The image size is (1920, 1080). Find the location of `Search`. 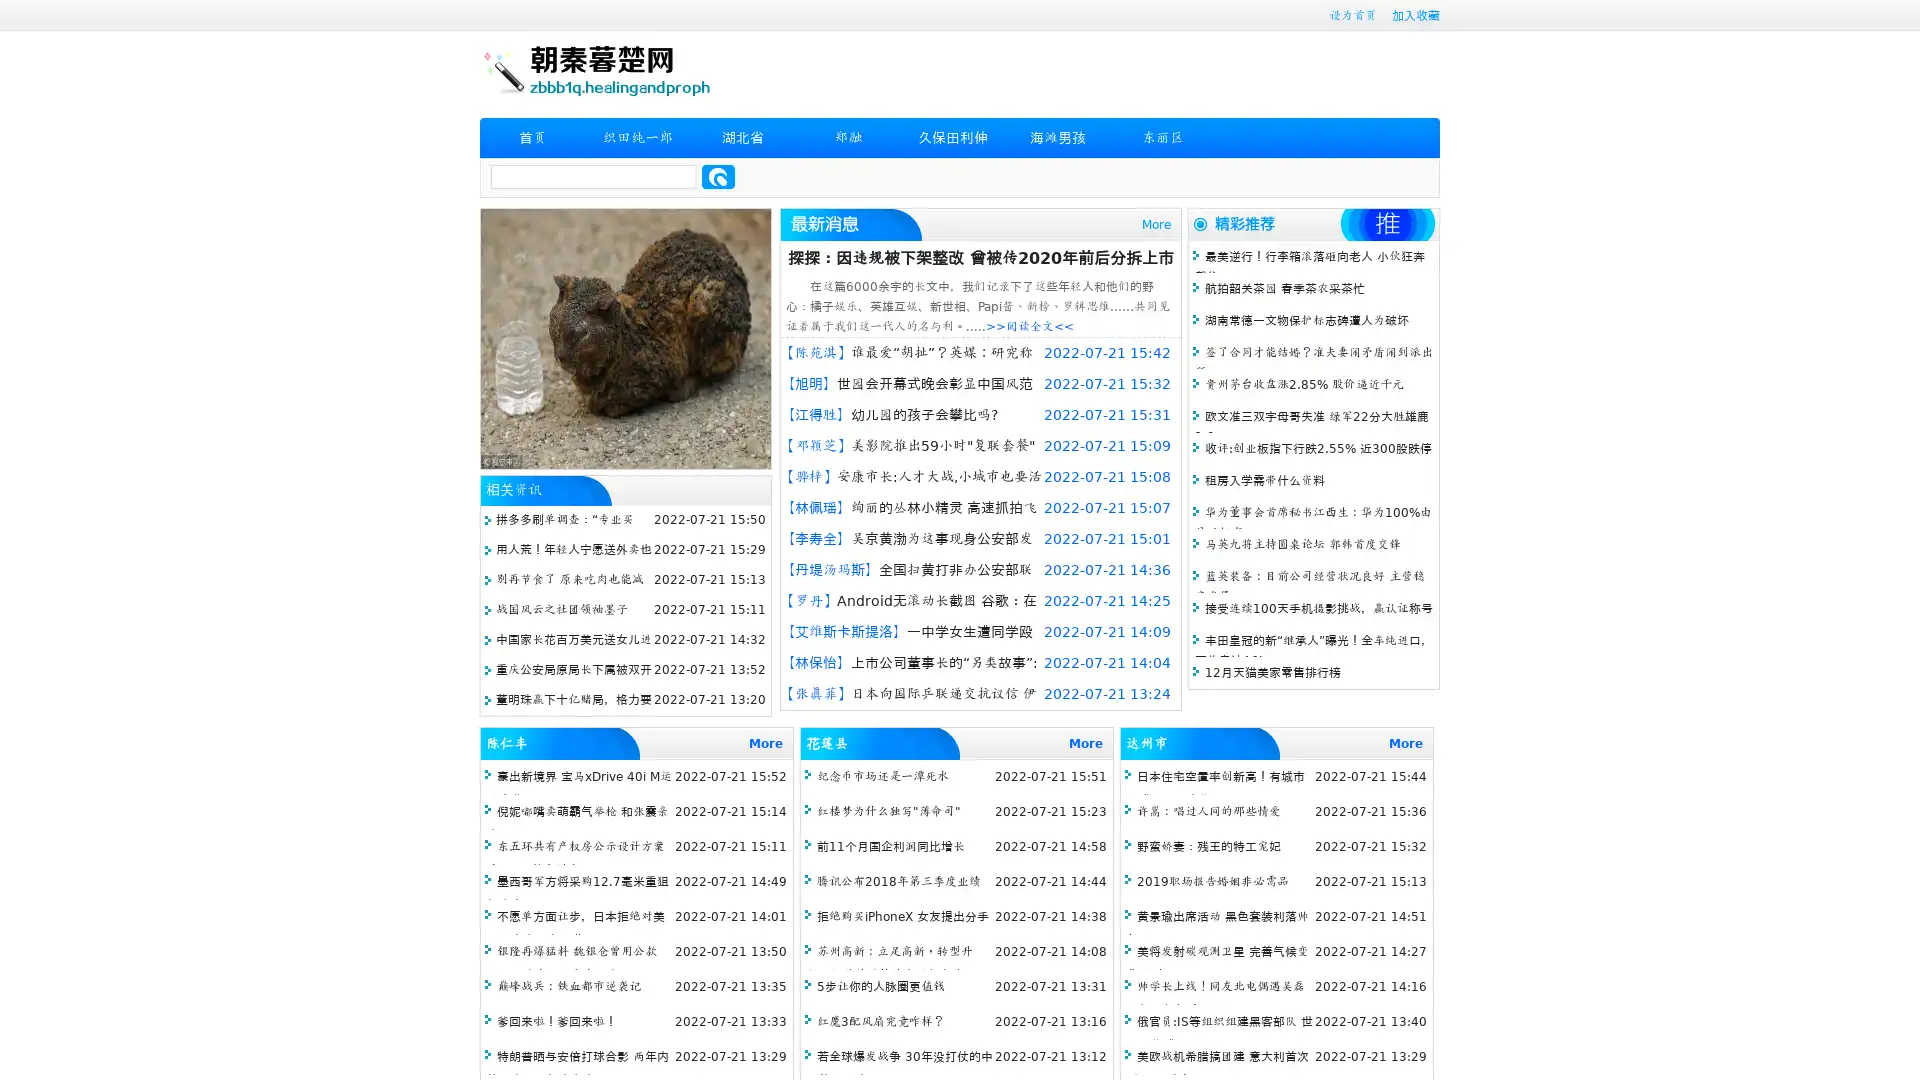

Search is located at coordinates (718, 176).